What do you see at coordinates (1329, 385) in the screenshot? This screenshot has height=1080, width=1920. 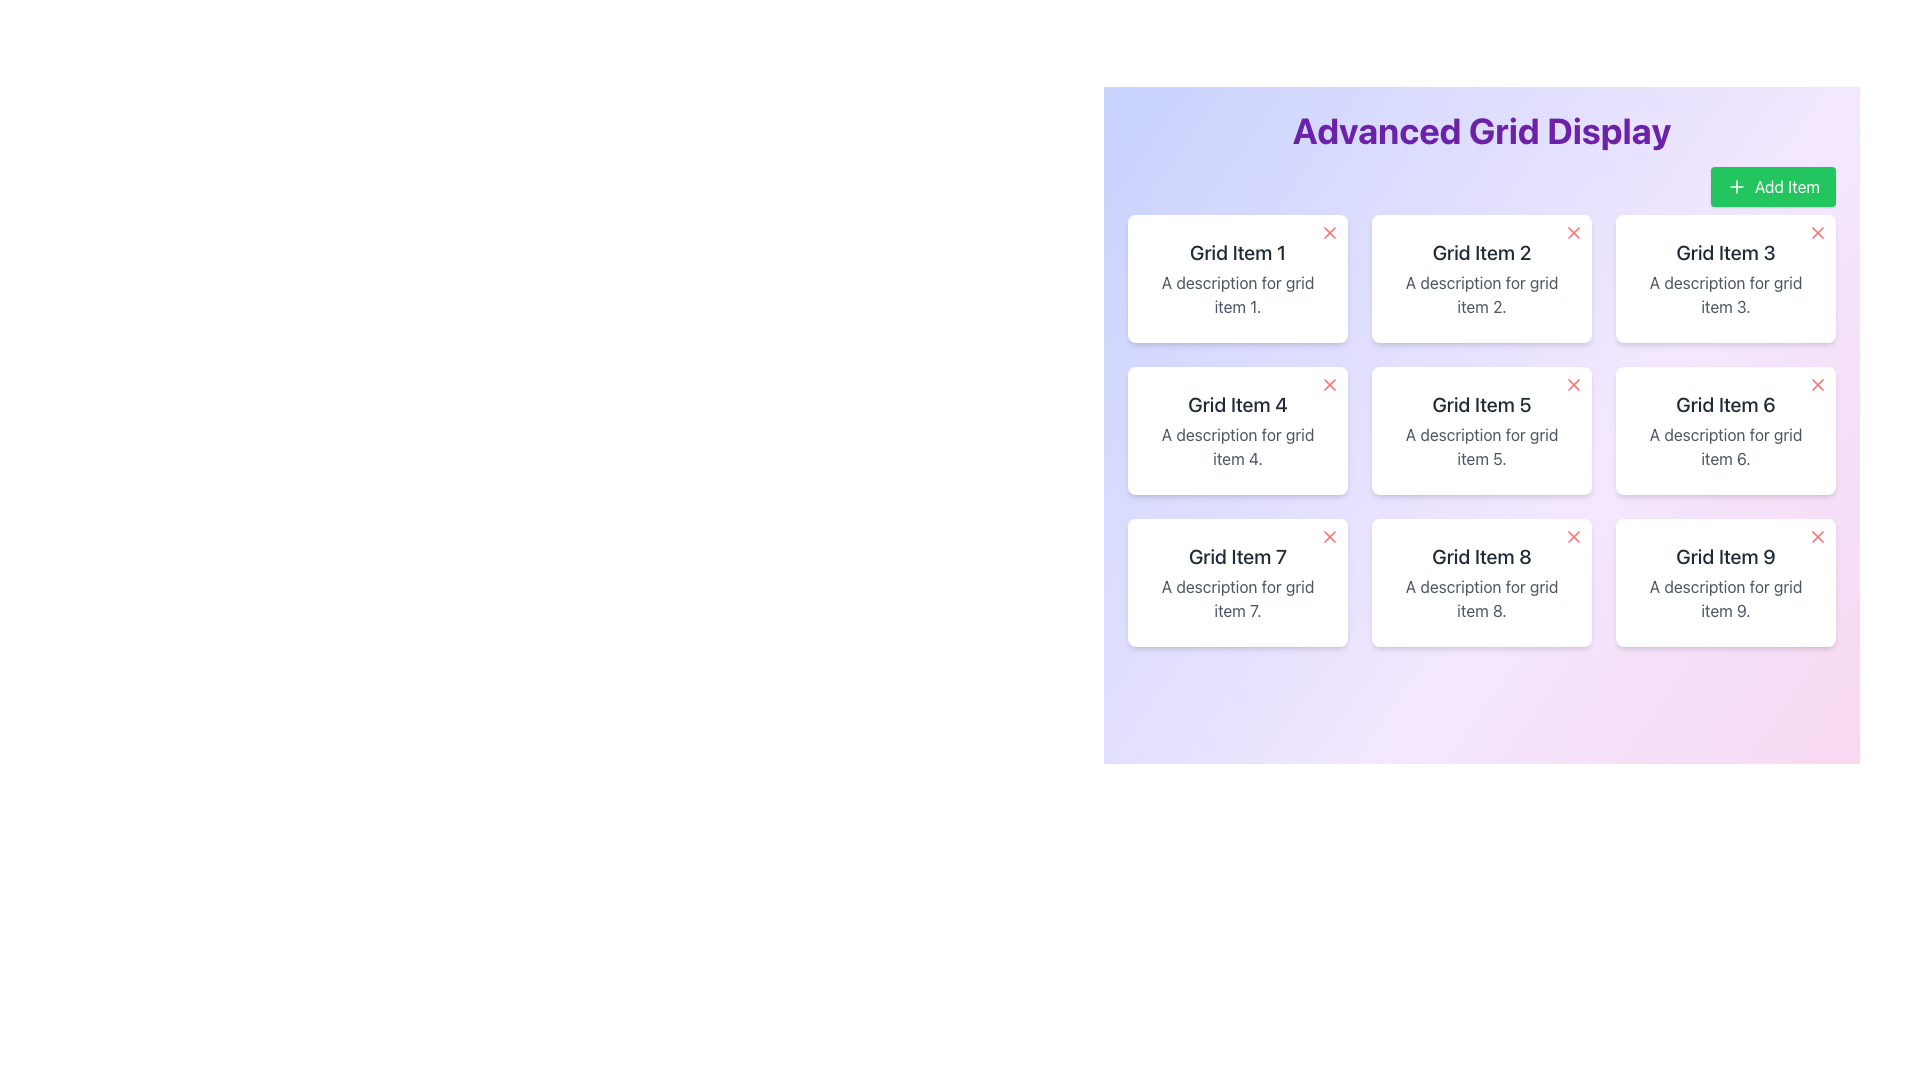 I see `the close button located at the top-right corner of the card labeled 'Grid Item 4'` at bounding box center [1329, 385].